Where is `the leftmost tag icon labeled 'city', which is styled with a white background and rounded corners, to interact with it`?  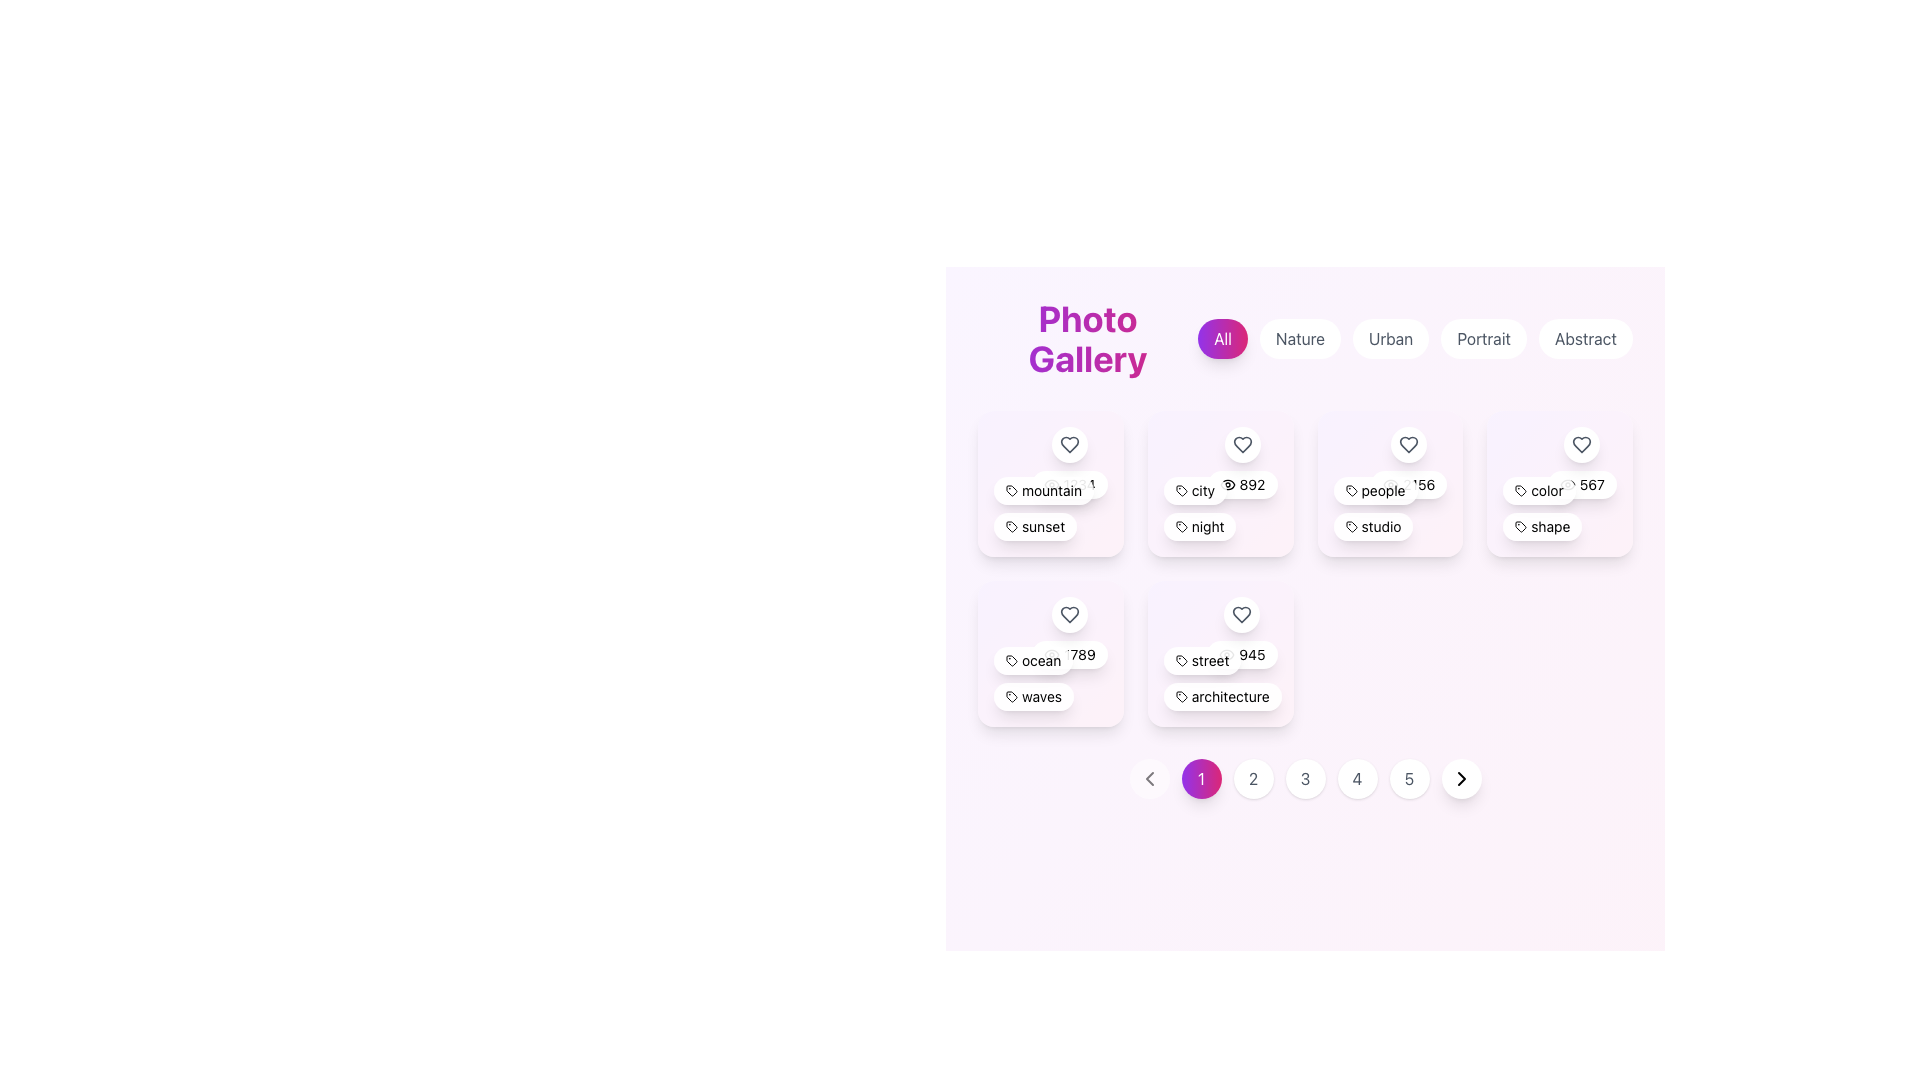
the leftmost tag icon labeled 'city', which is styled with a white background and rounded corners, to interact with it is located at coordinates (1195, 489).